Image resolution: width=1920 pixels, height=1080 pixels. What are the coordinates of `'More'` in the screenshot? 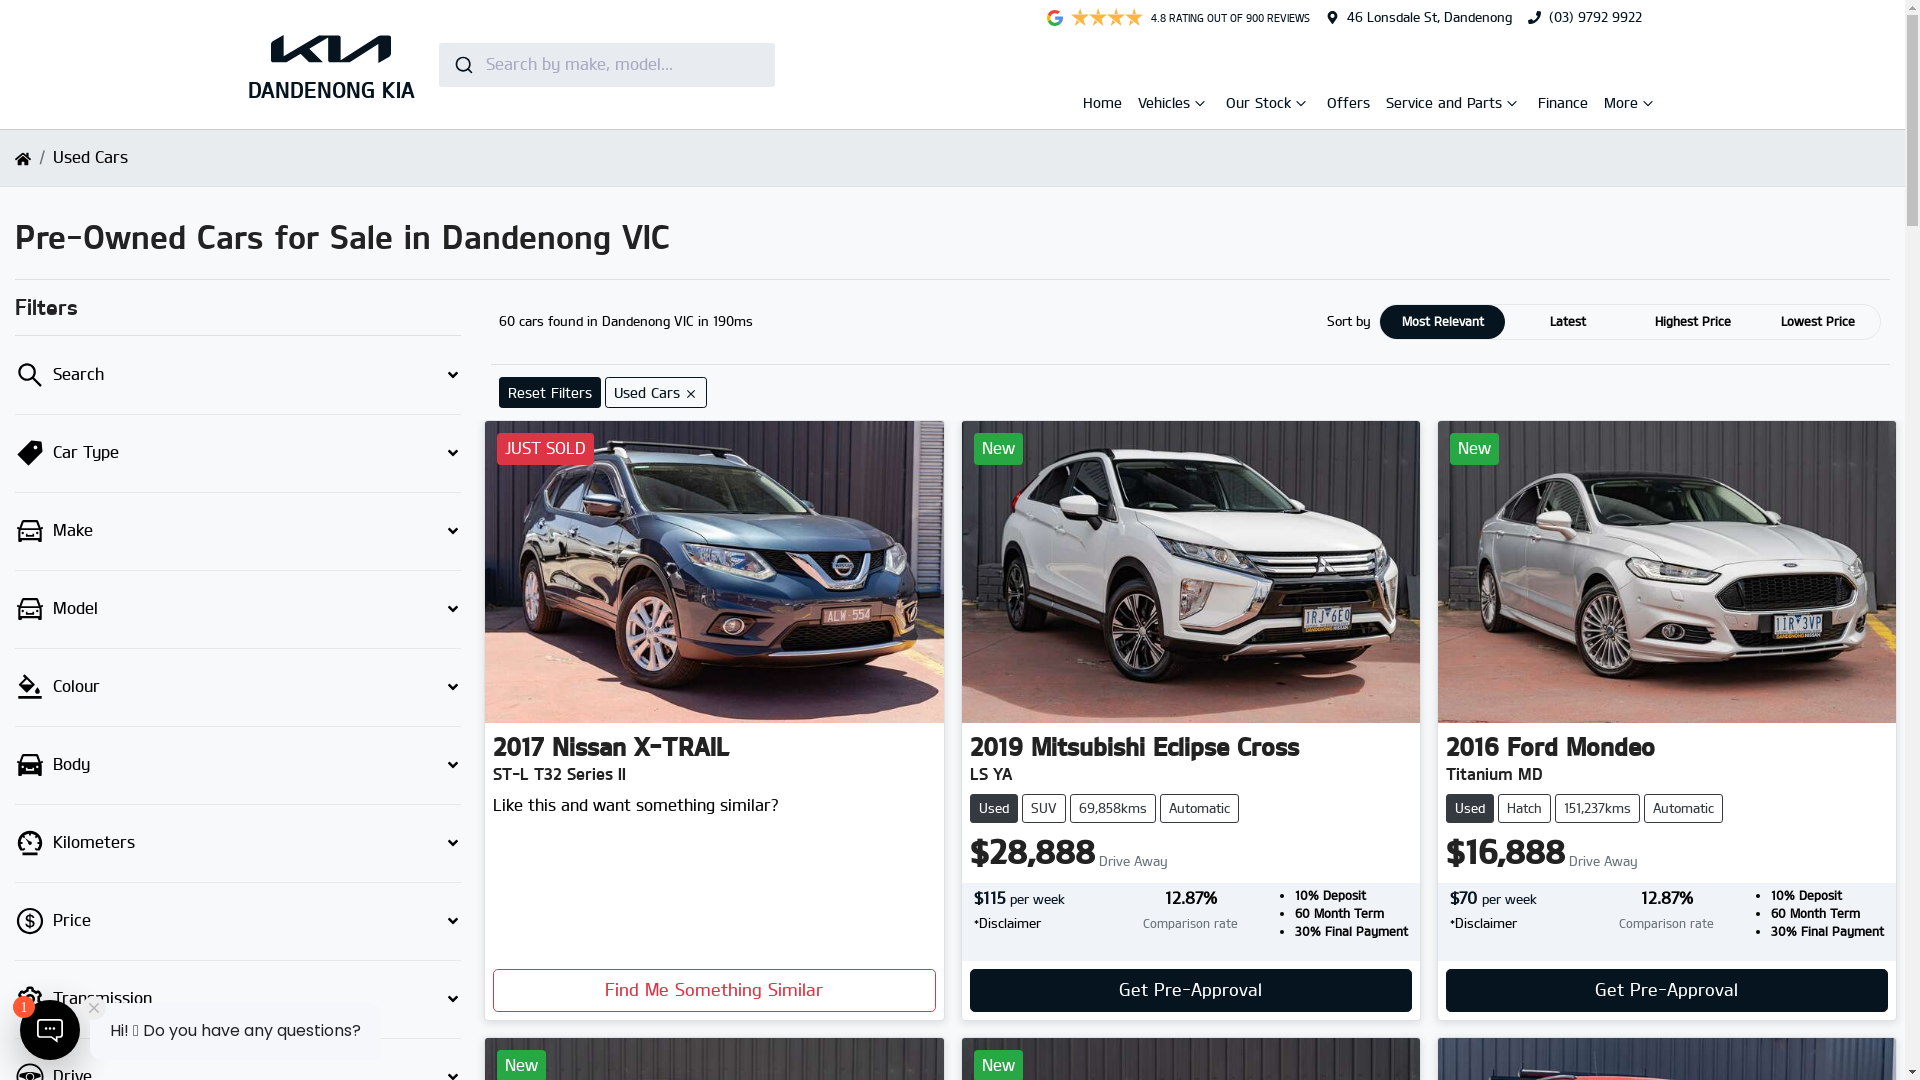 It's located at (1622, 106).